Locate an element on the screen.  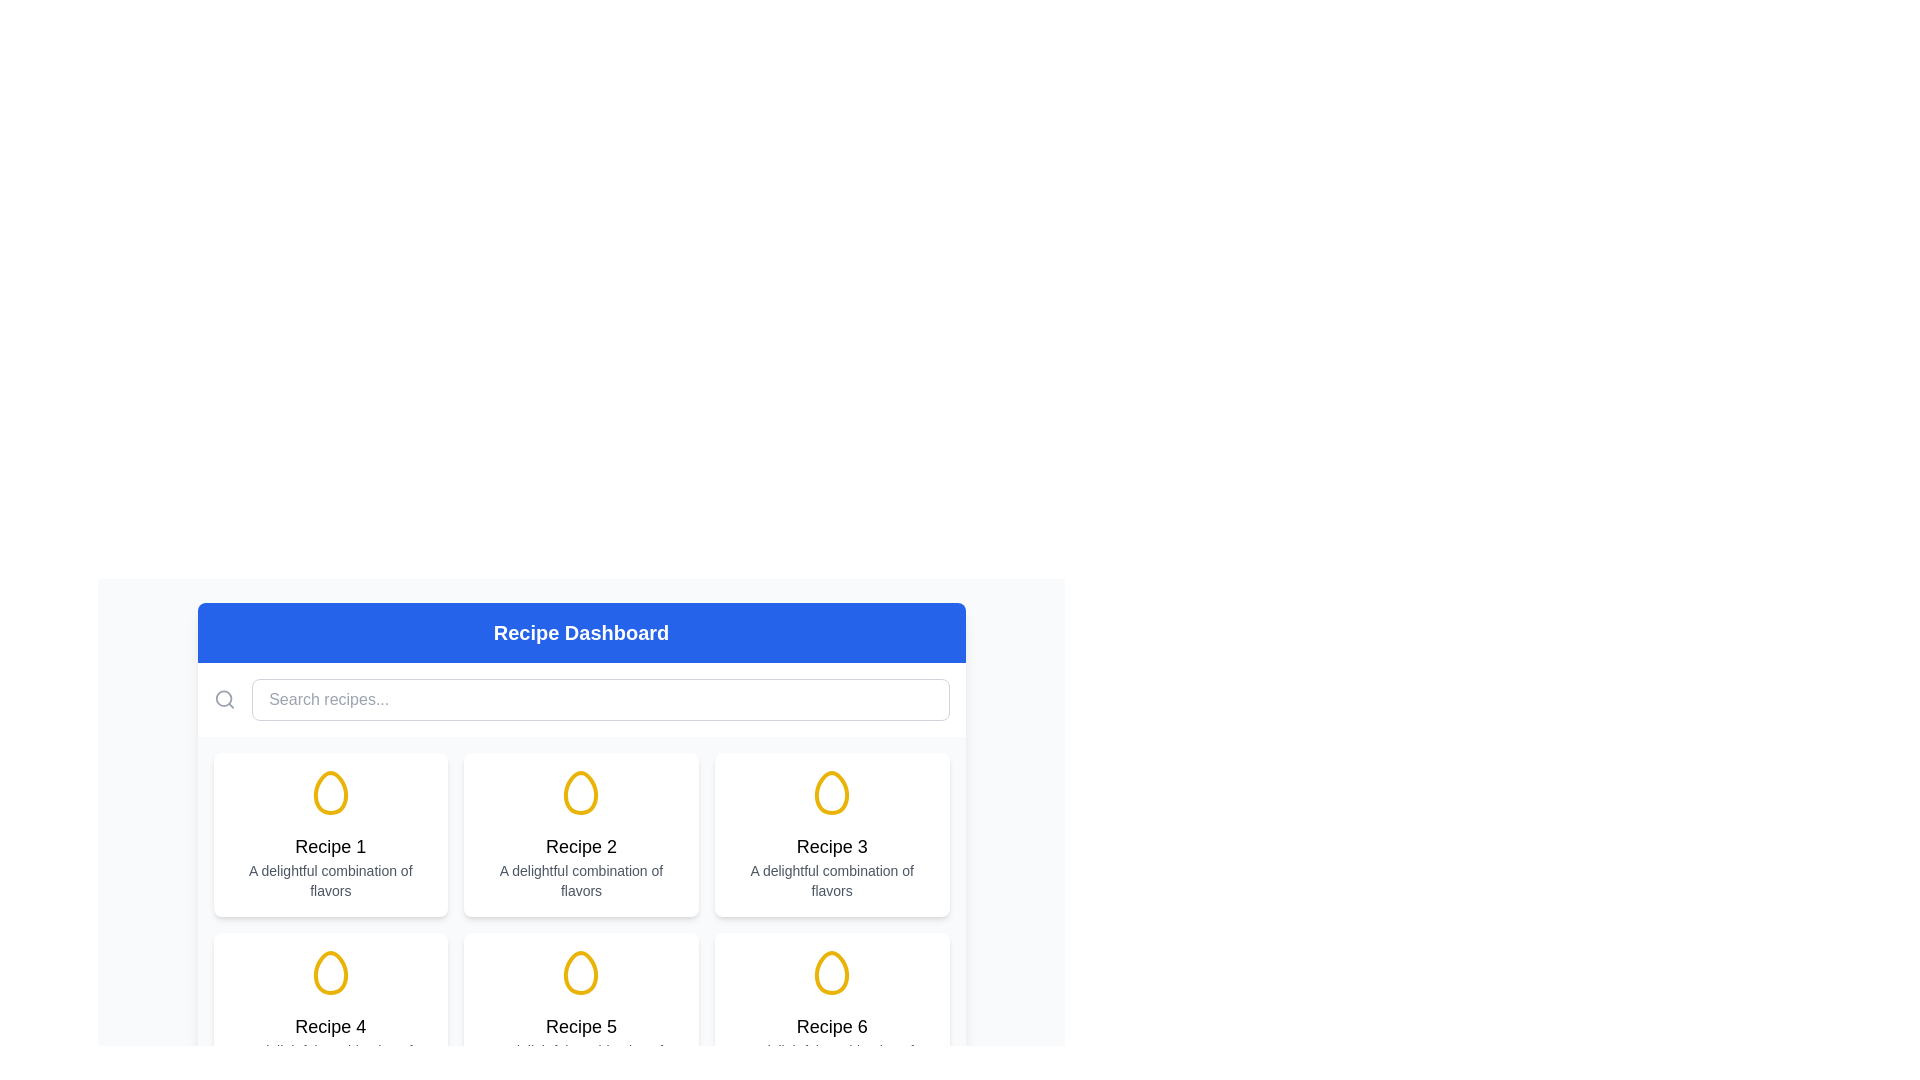
the search icon located to the left of the text input with the placeholder 'Search recipes...' to initiate the search operation is located at coordinates (224, 698).